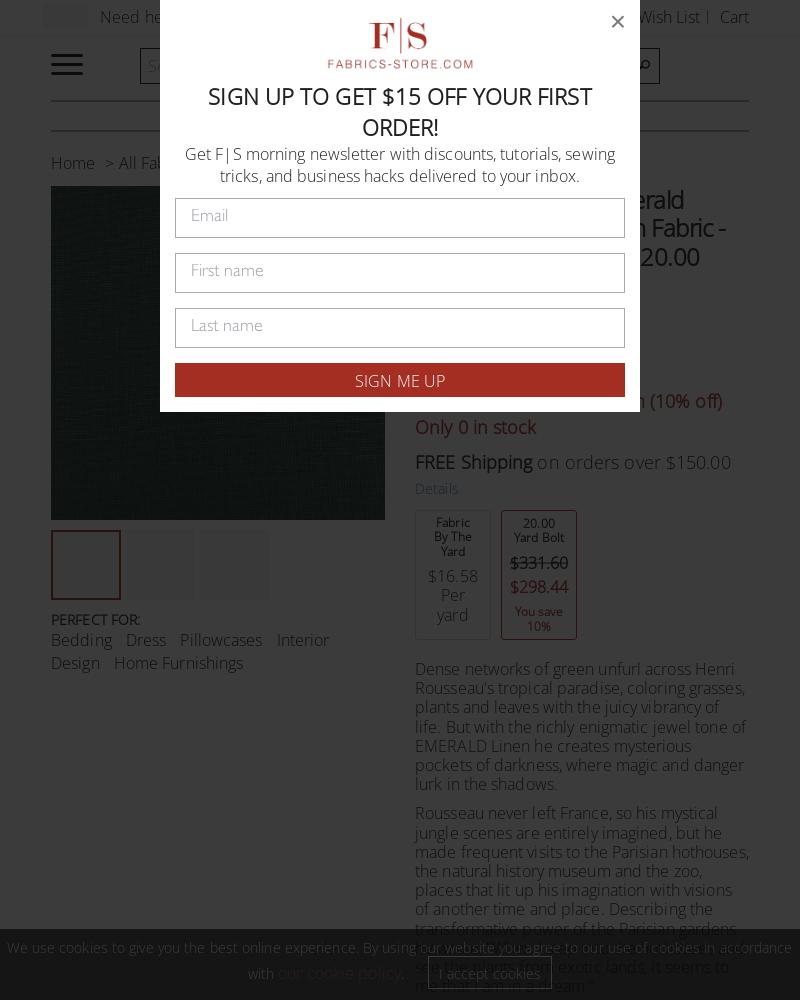  Describe the element at coordinates (95, 618) in the screenshot. I see `'PERFECT FOR:'` at that location.